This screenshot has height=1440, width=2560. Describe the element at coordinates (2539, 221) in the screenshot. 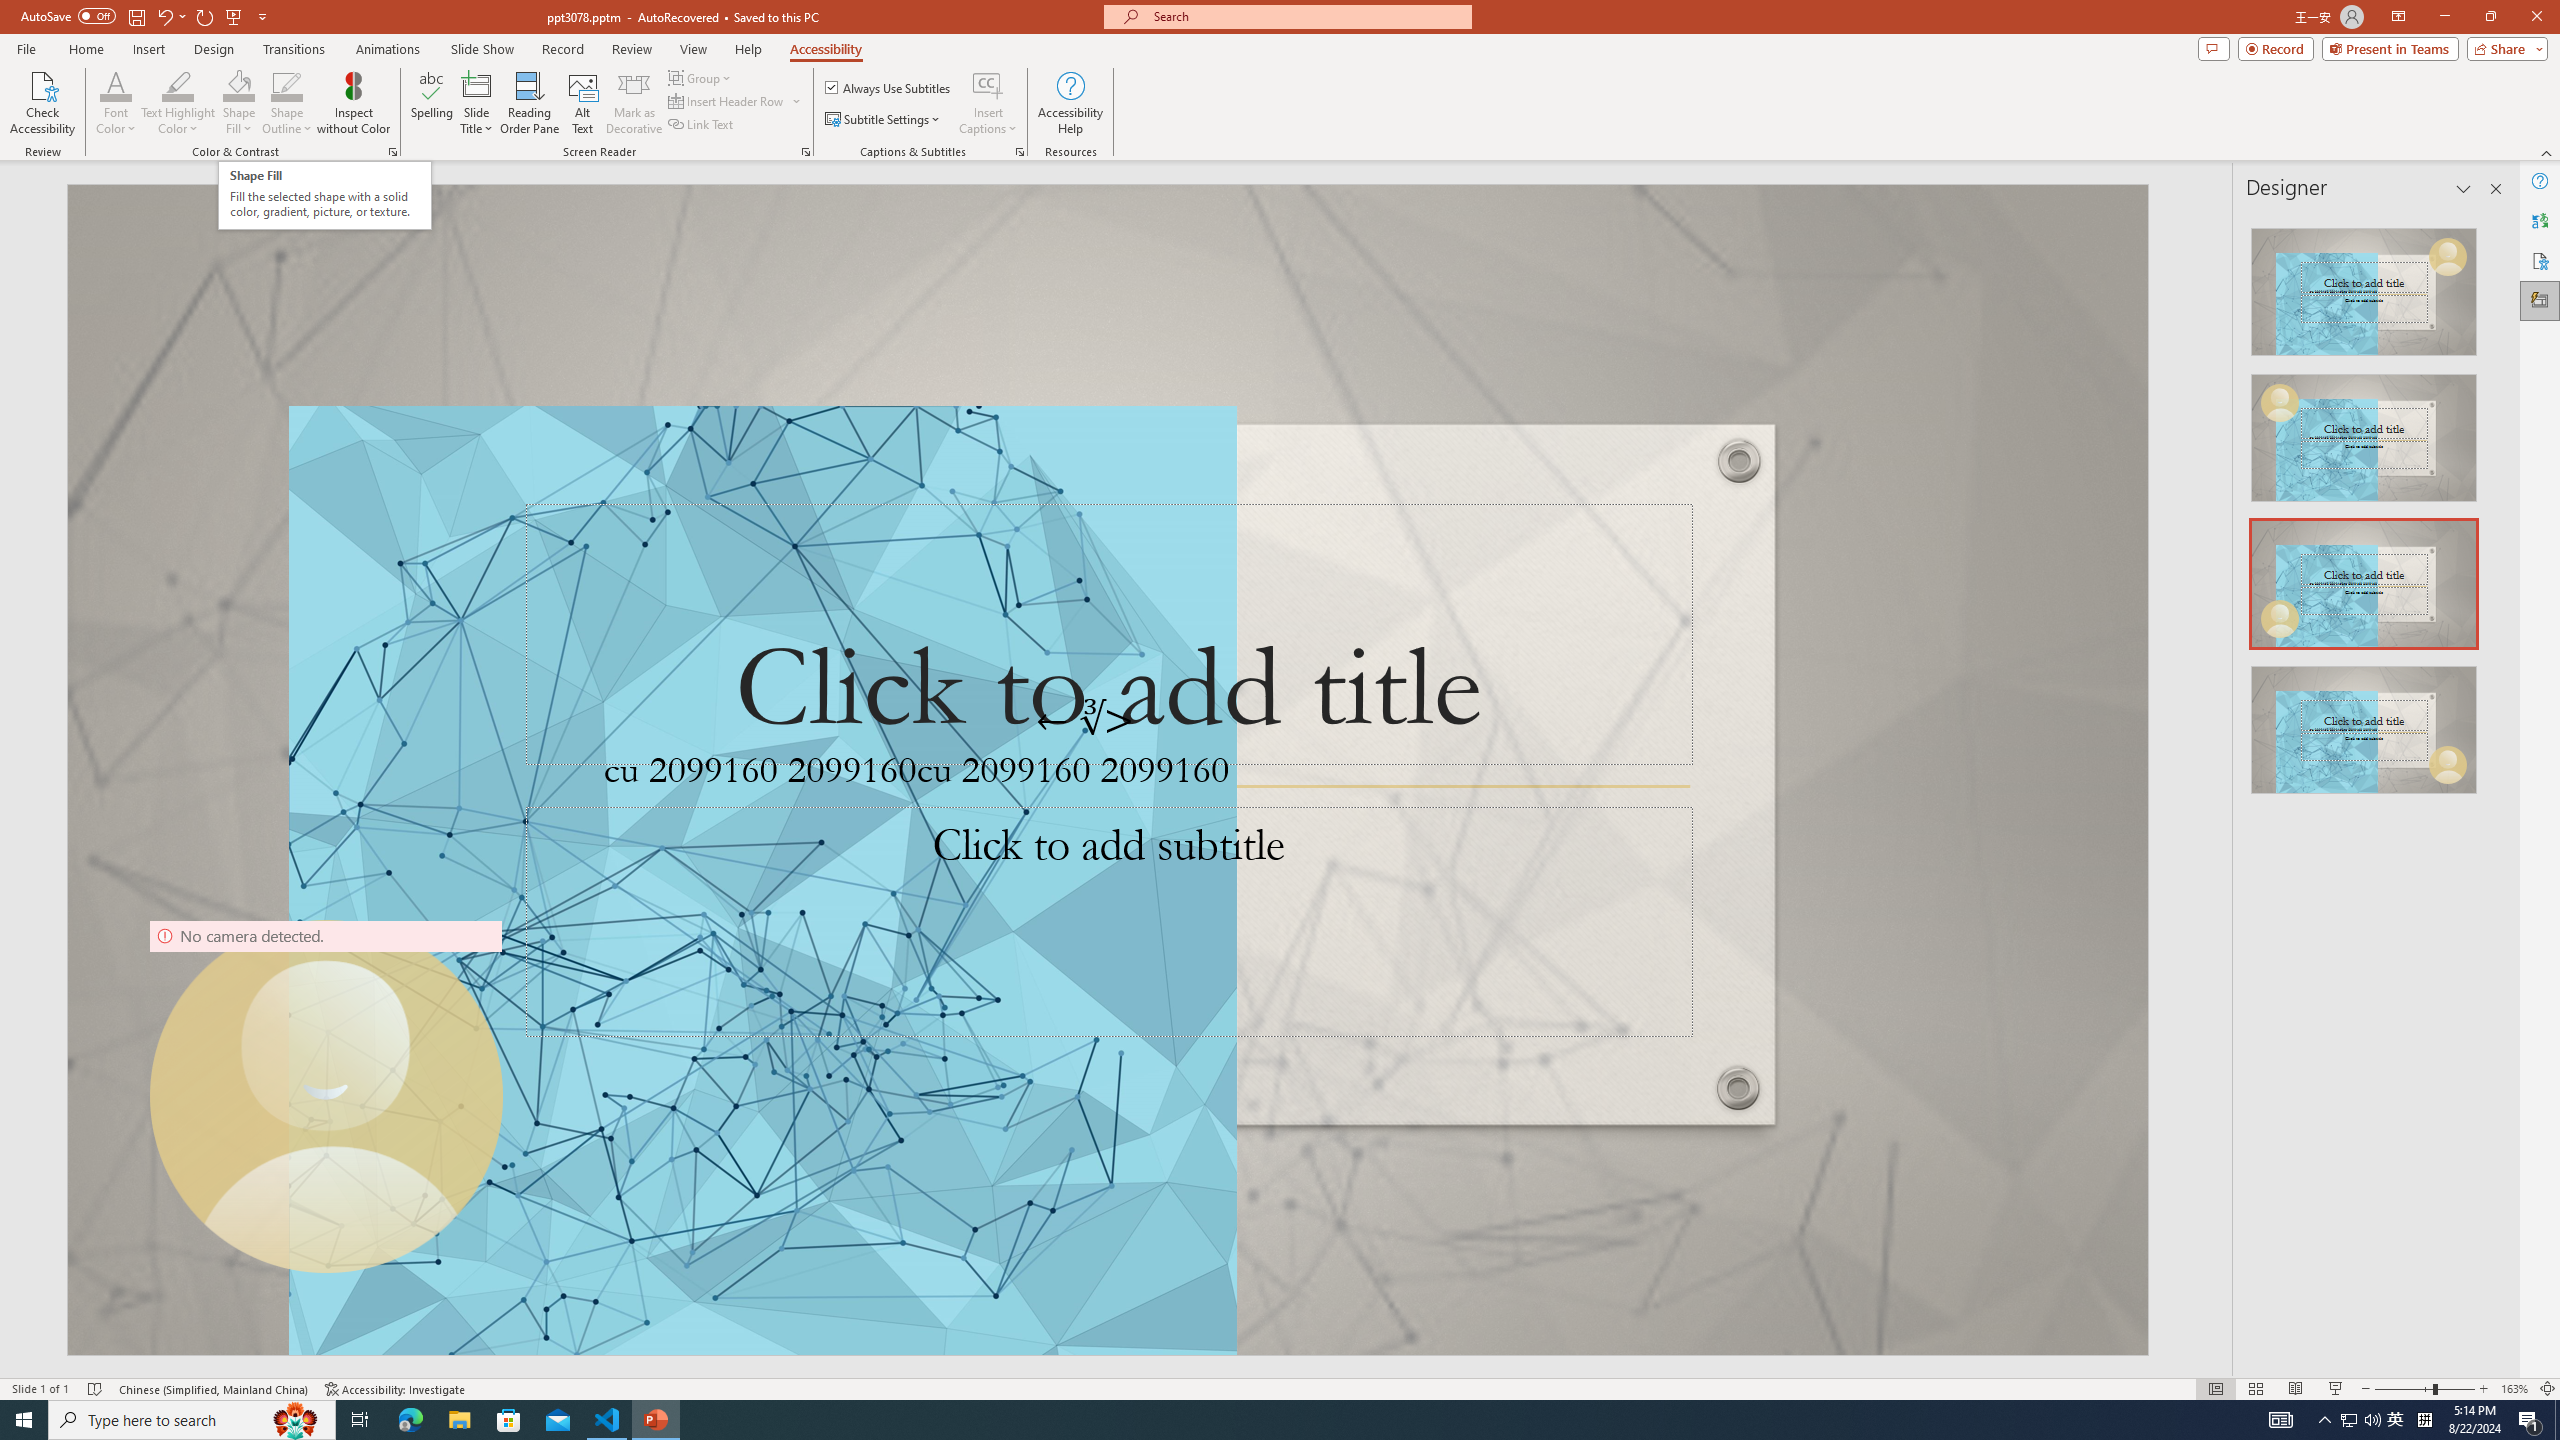

I see `'Translator'` at that location.